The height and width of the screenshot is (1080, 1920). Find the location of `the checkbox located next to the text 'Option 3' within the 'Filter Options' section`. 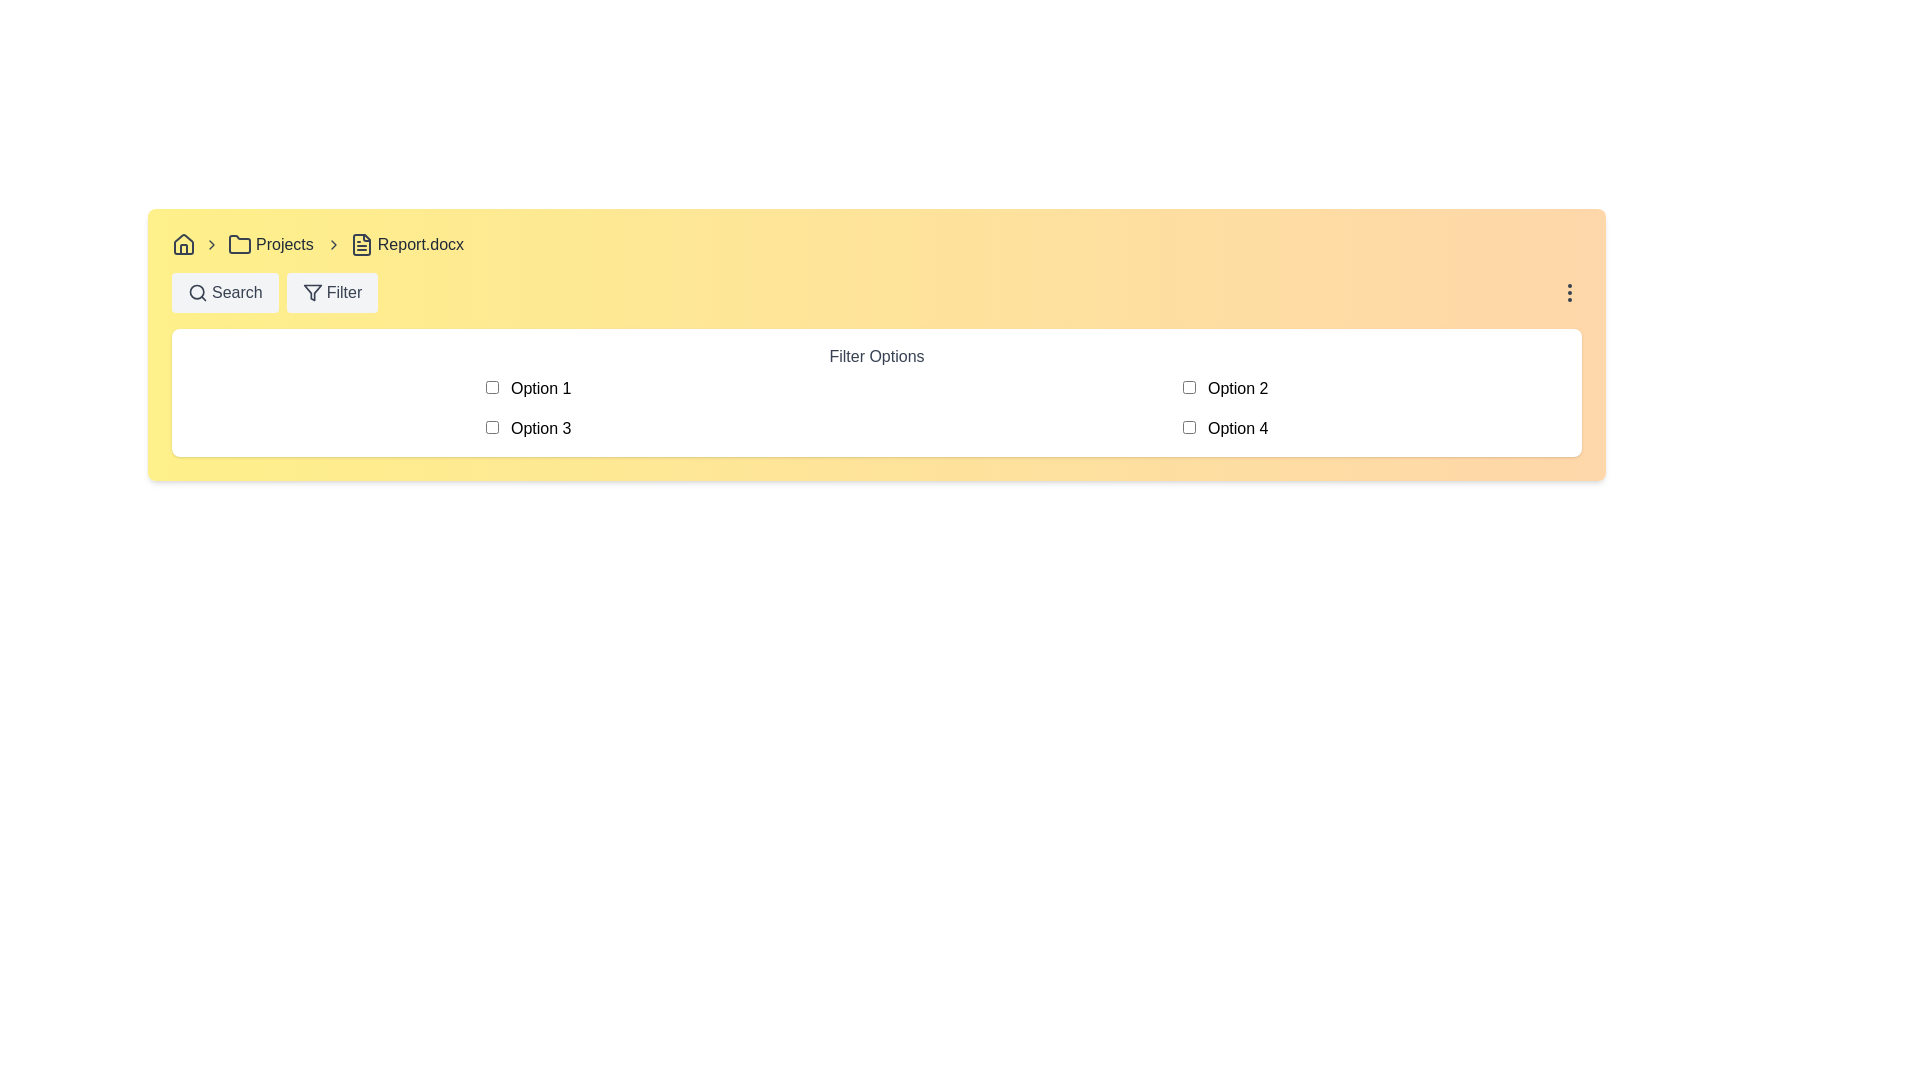

the checkbox located next to the text 'Option 3' within the 'Filter Options' section is located at coordinates (492, 426).